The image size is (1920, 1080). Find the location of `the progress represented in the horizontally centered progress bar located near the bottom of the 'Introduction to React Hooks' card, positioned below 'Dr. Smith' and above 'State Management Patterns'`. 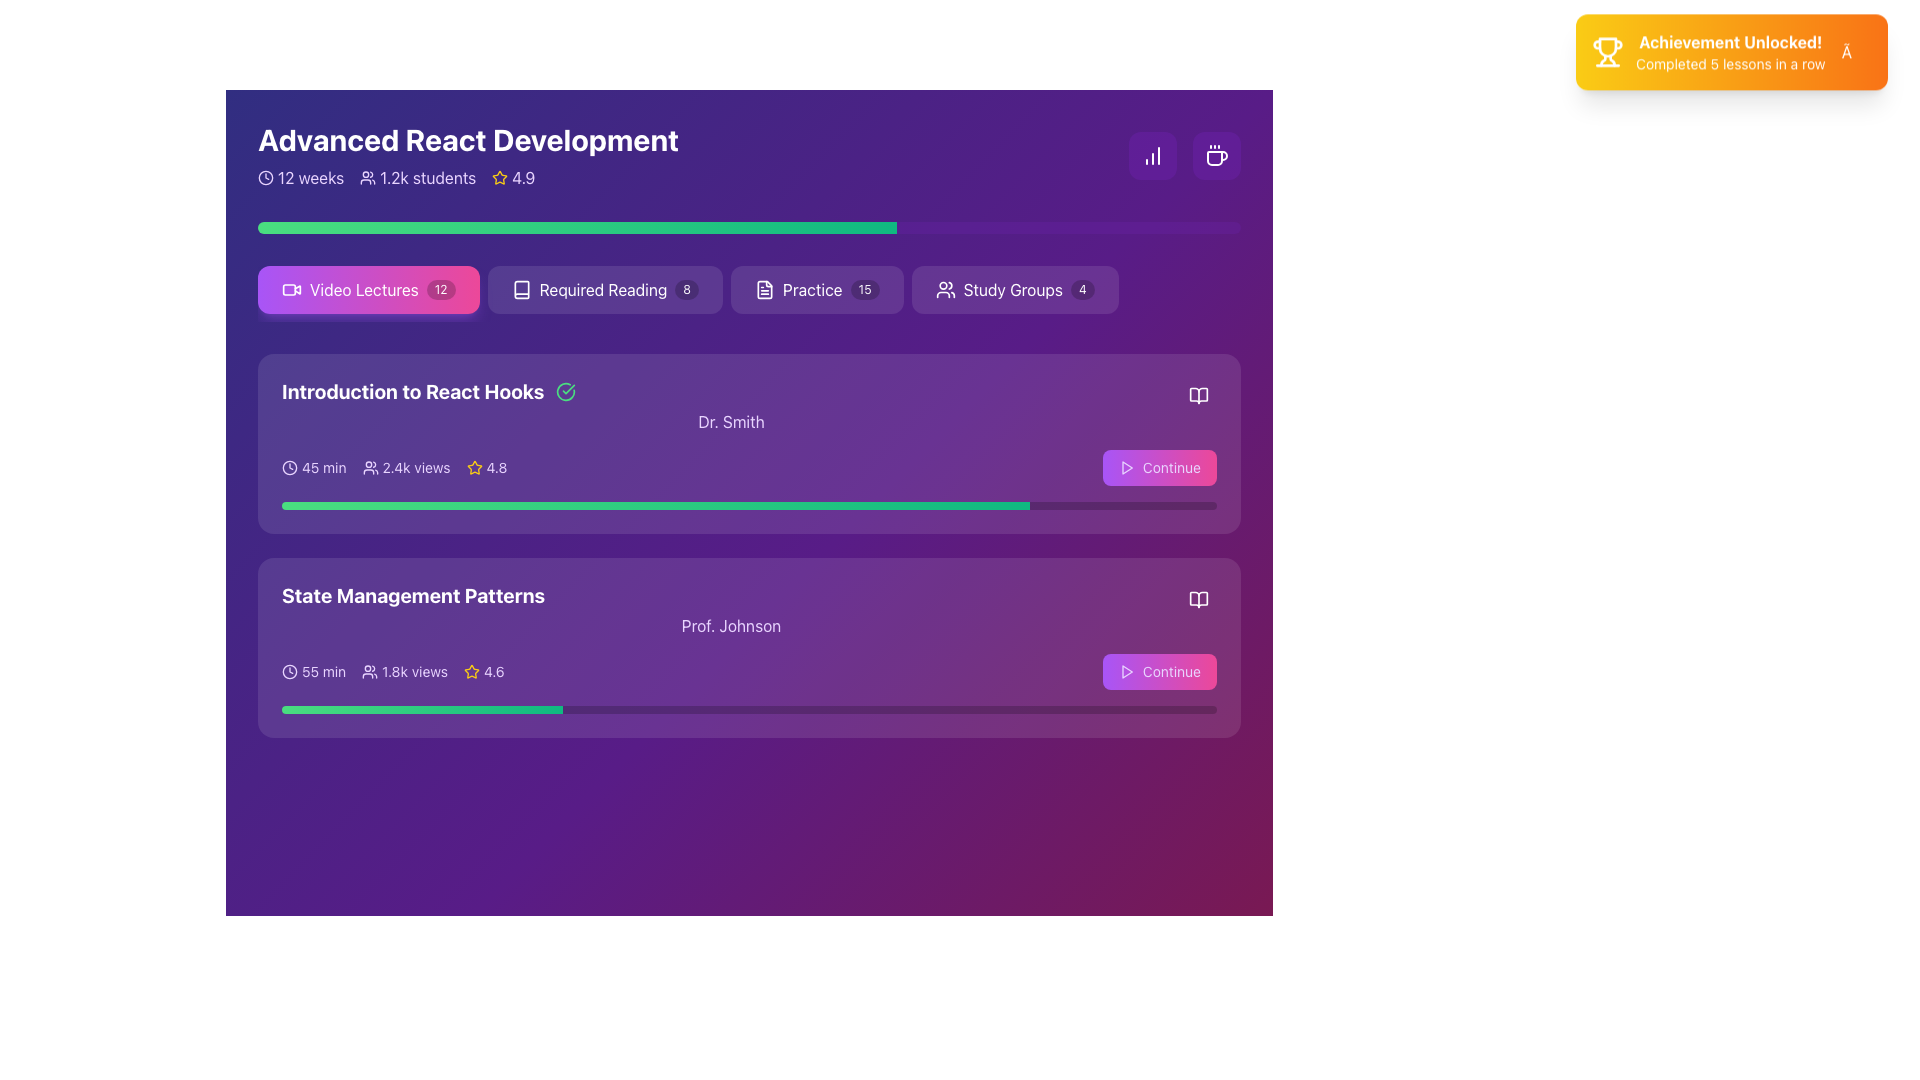

the progress represented in the horizontally centered progress bar located near the bottom of the 'Introduction to React Hooks' card, positioned below 'Dr. Smith' and above 'State Management Patterns' is located at coordinates (748, 504).